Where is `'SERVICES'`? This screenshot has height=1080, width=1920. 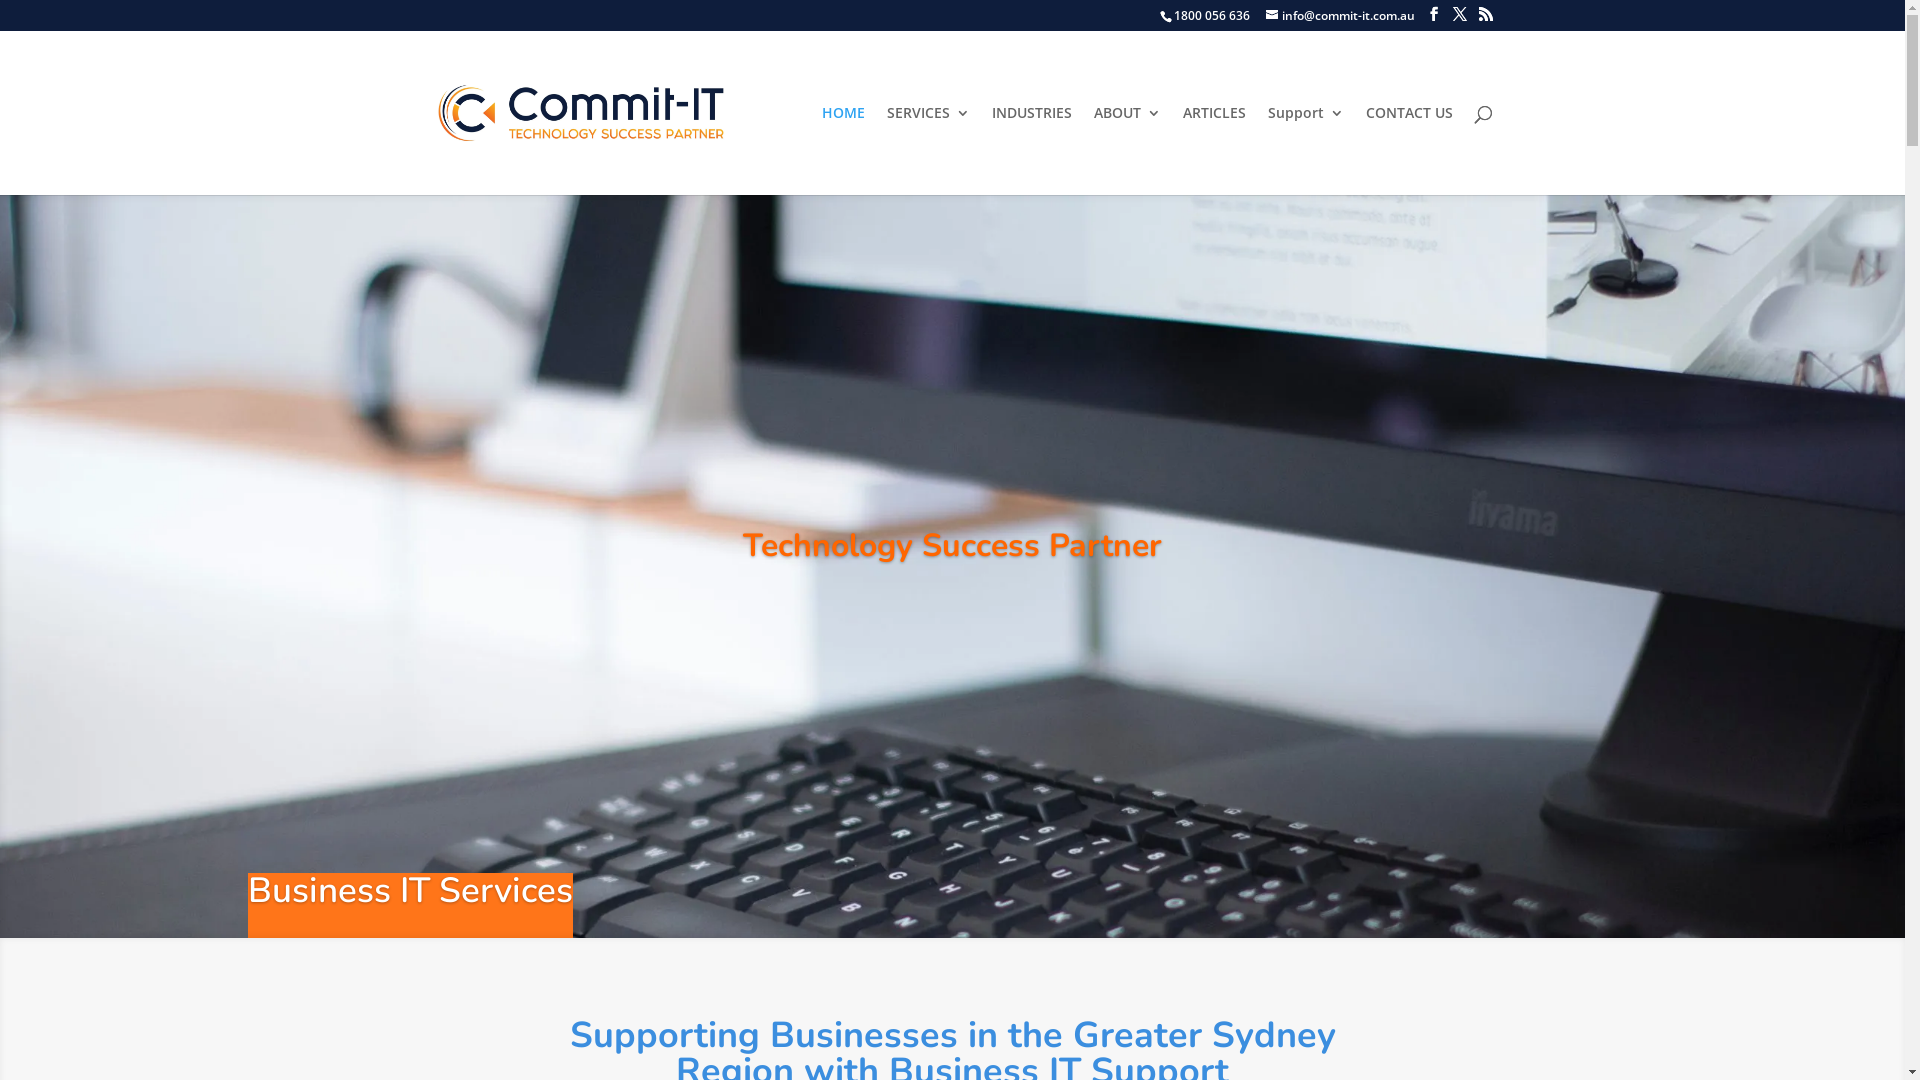 'SERVICES' is located at coordinates (926, 149).